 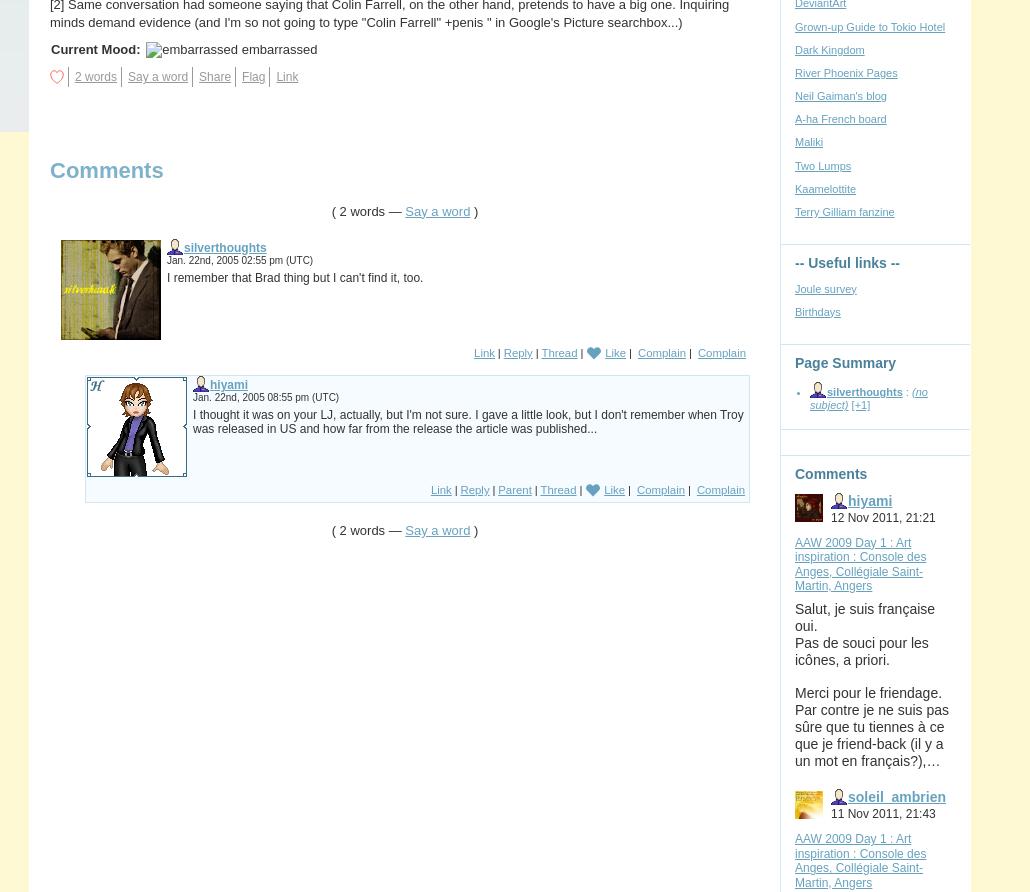 What do you see at coordinates (846, 262) in the screenshot?
I see `'-- Useful links --'` at bounding box center [846, 262].